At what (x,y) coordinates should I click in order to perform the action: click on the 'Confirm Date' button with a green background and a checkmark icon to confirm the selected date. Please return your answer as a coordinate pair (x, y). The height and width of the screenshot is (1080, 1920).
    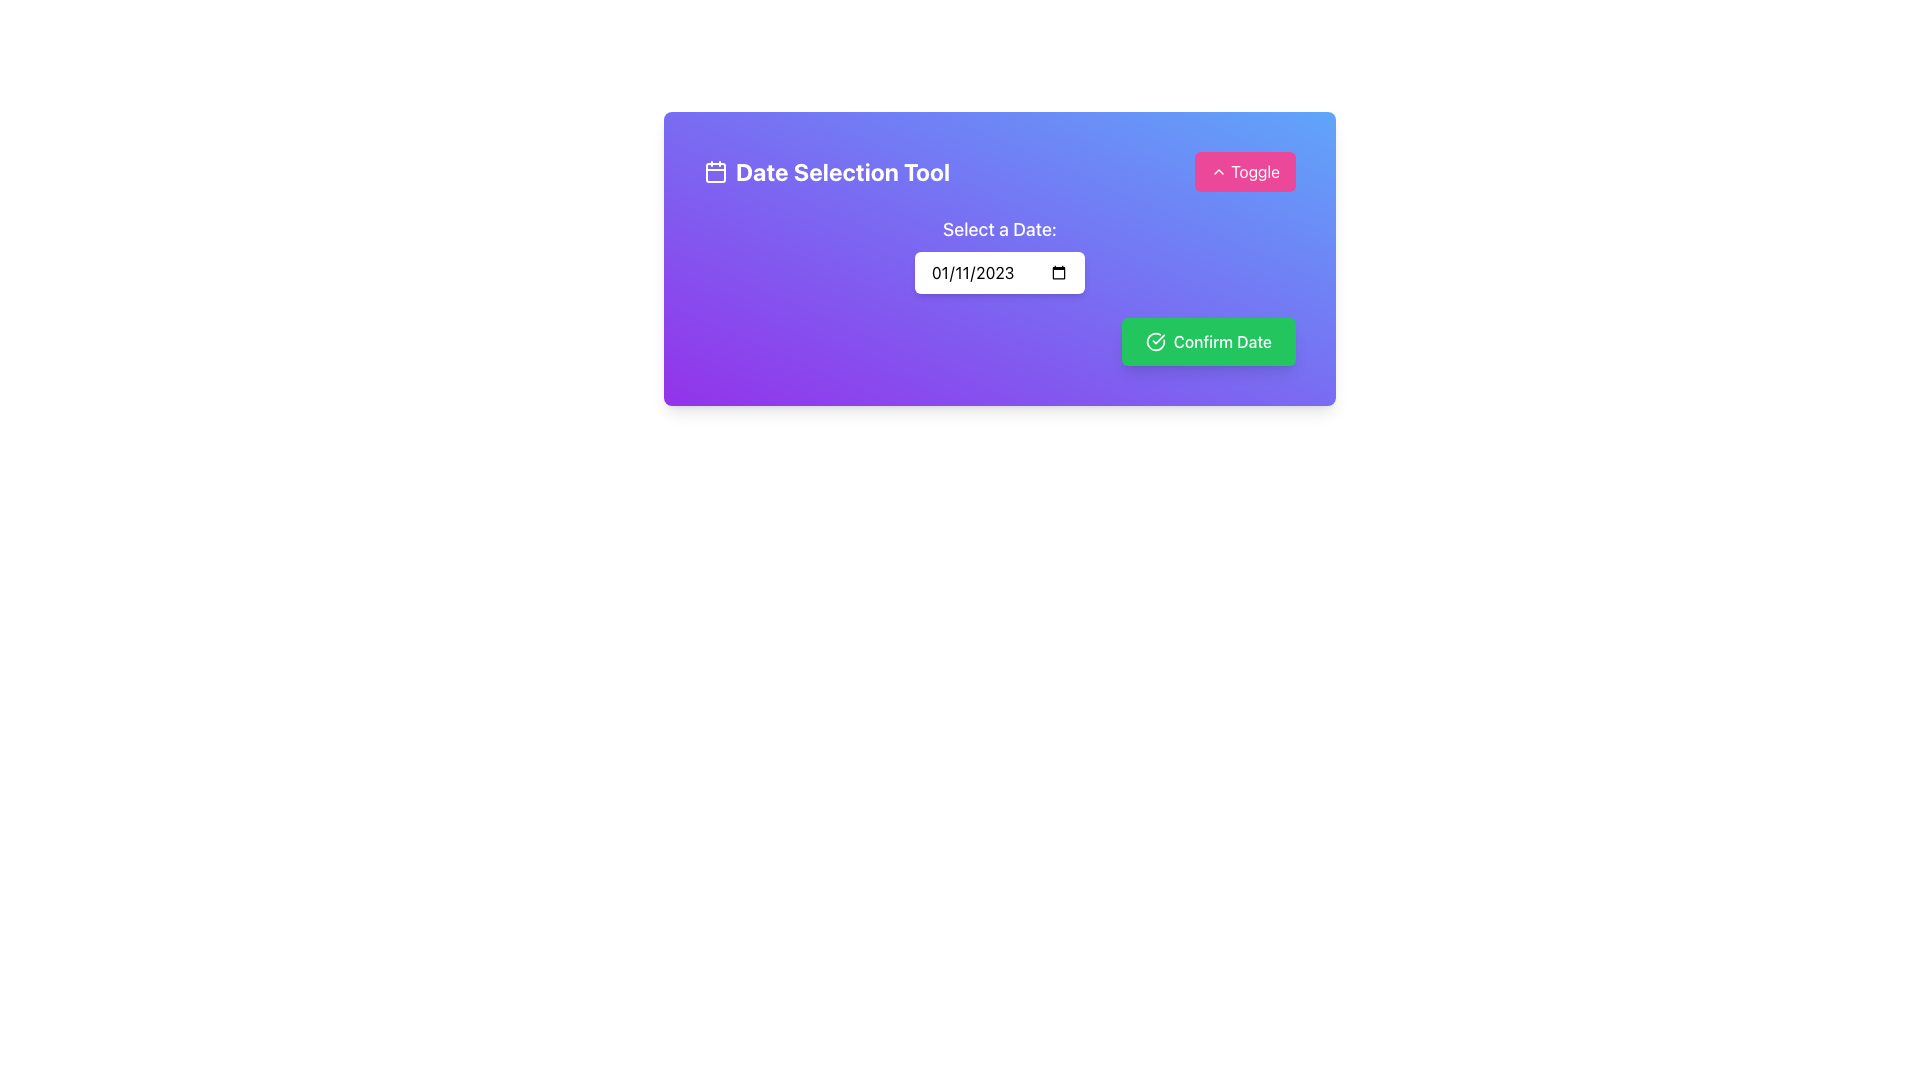
    Looking at the image, I should click on (1207, 341).